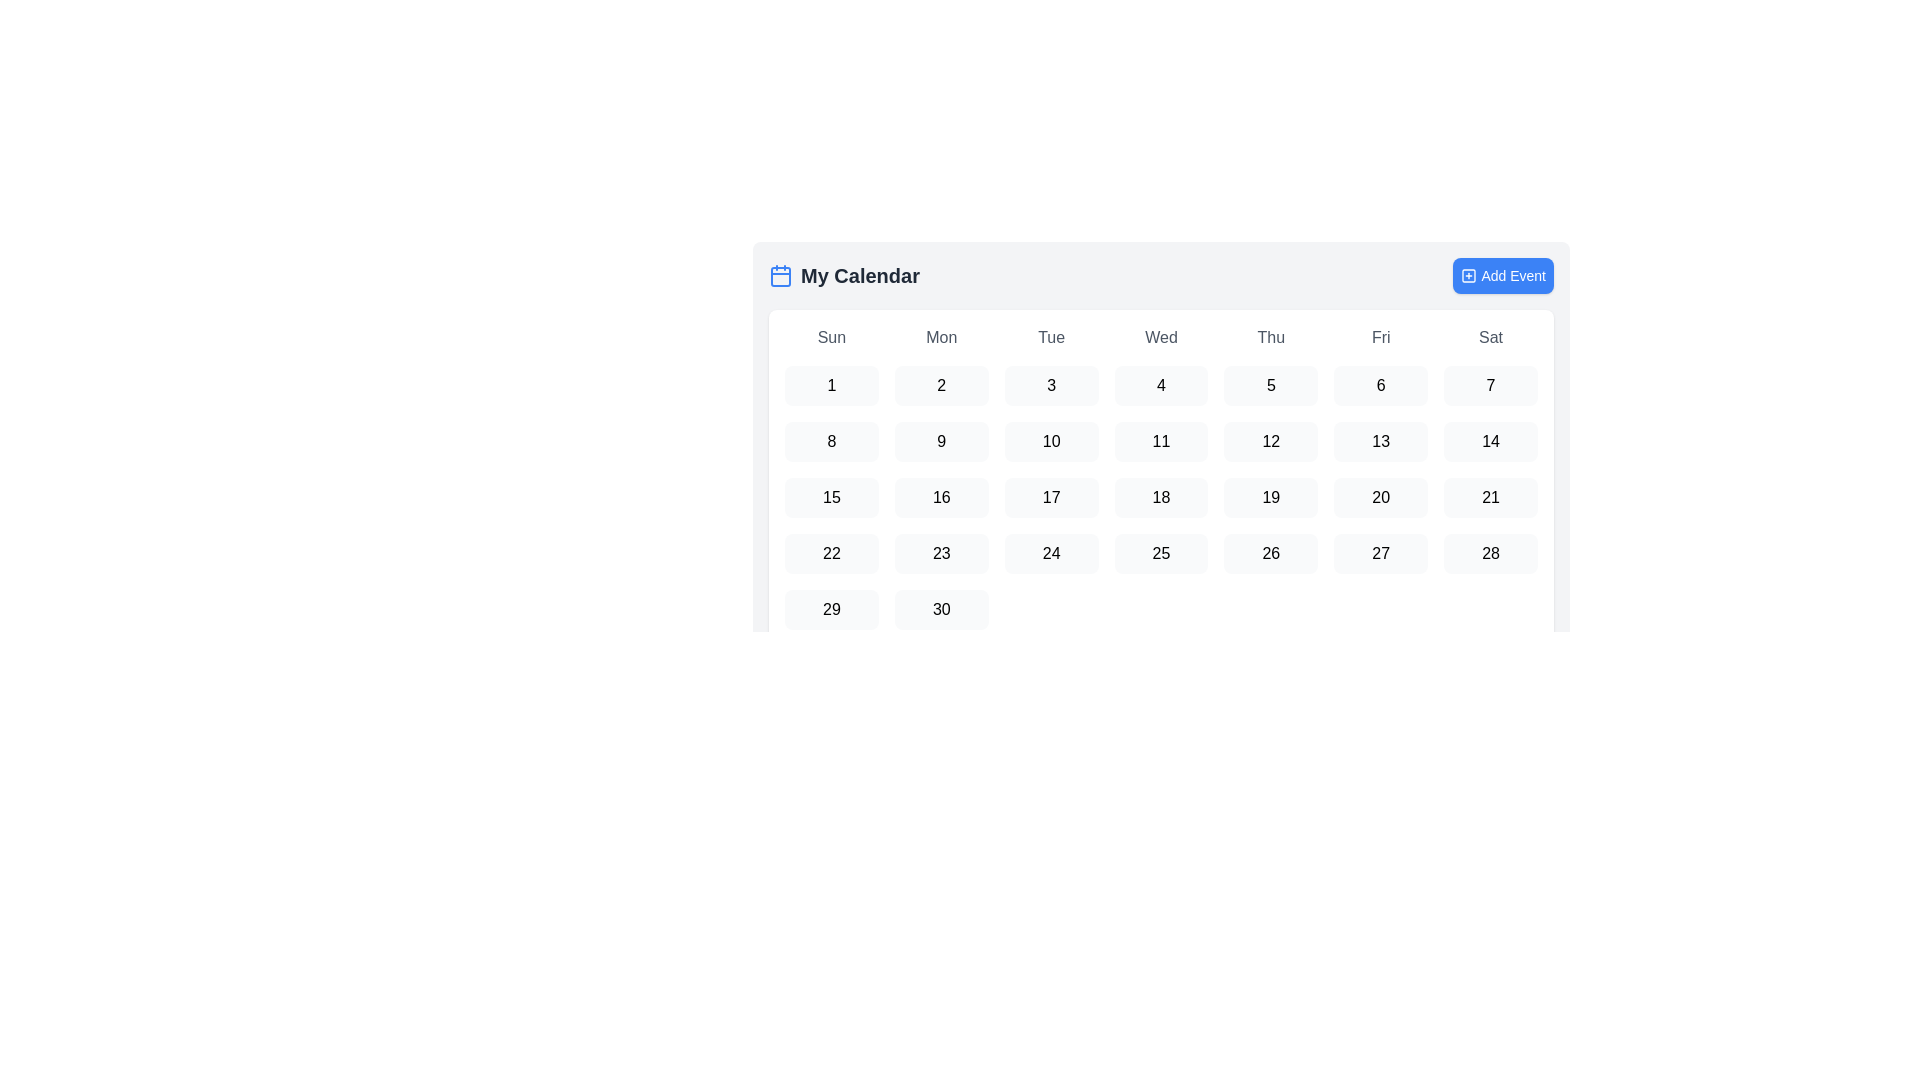 This screenshot has height=1080, width=1920. Describe the element at coordinates (1491, 554) in the screenshot. I see `the static calendar cell representing the date 28` at that location.